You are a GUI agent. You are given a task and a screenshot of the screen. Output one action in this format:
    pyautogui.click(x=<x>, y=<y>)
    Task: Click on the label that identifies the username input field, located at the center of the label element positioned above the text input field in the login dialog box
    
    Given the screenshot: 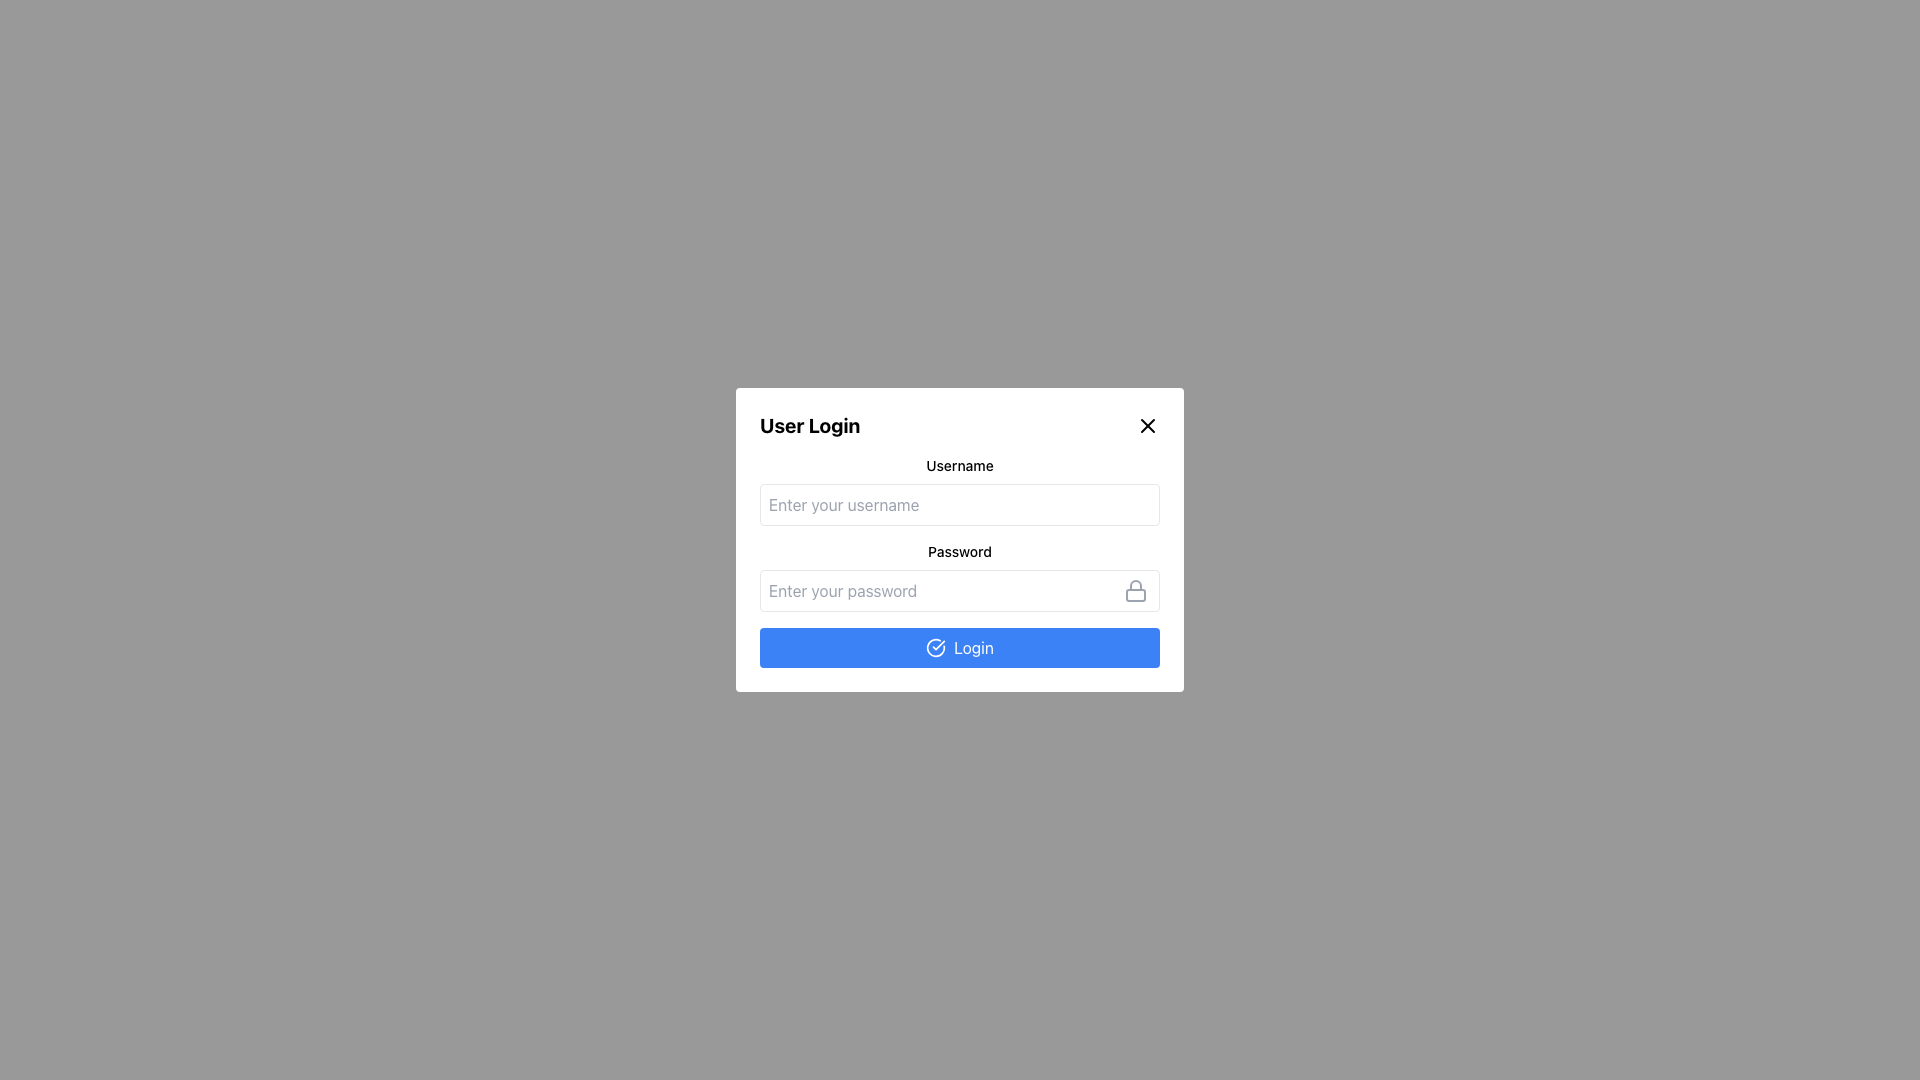 What is the action you would take?
    pyautogui.click(x=960, y=466)
    